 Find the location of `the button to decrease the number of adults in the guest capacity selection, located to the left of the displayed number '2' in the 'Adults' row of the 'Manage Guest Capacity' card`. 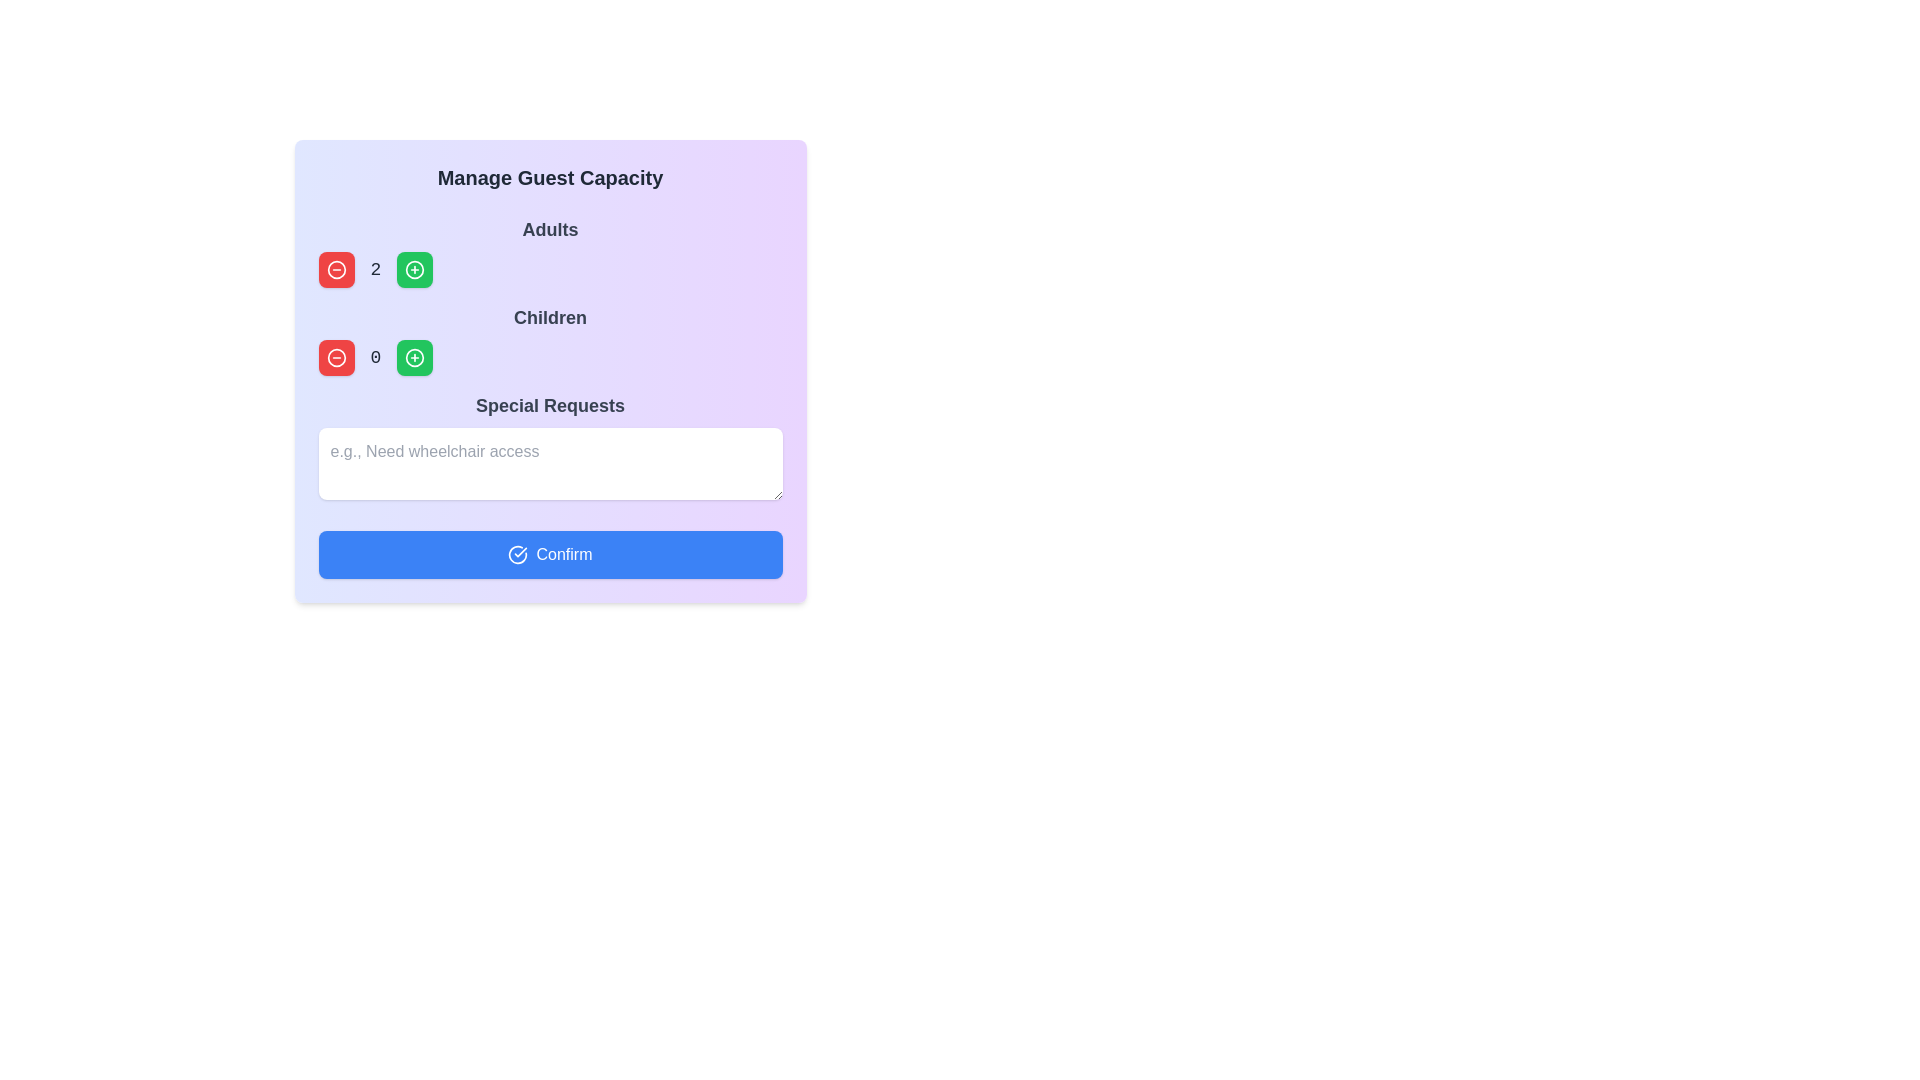

the button to decrease the number of adults in the guest capacity selection, located to the left of the displayed number '2' in the 'Adults' row of the 'Manage Guest Capacity' card is located at coordinates (336, 270).